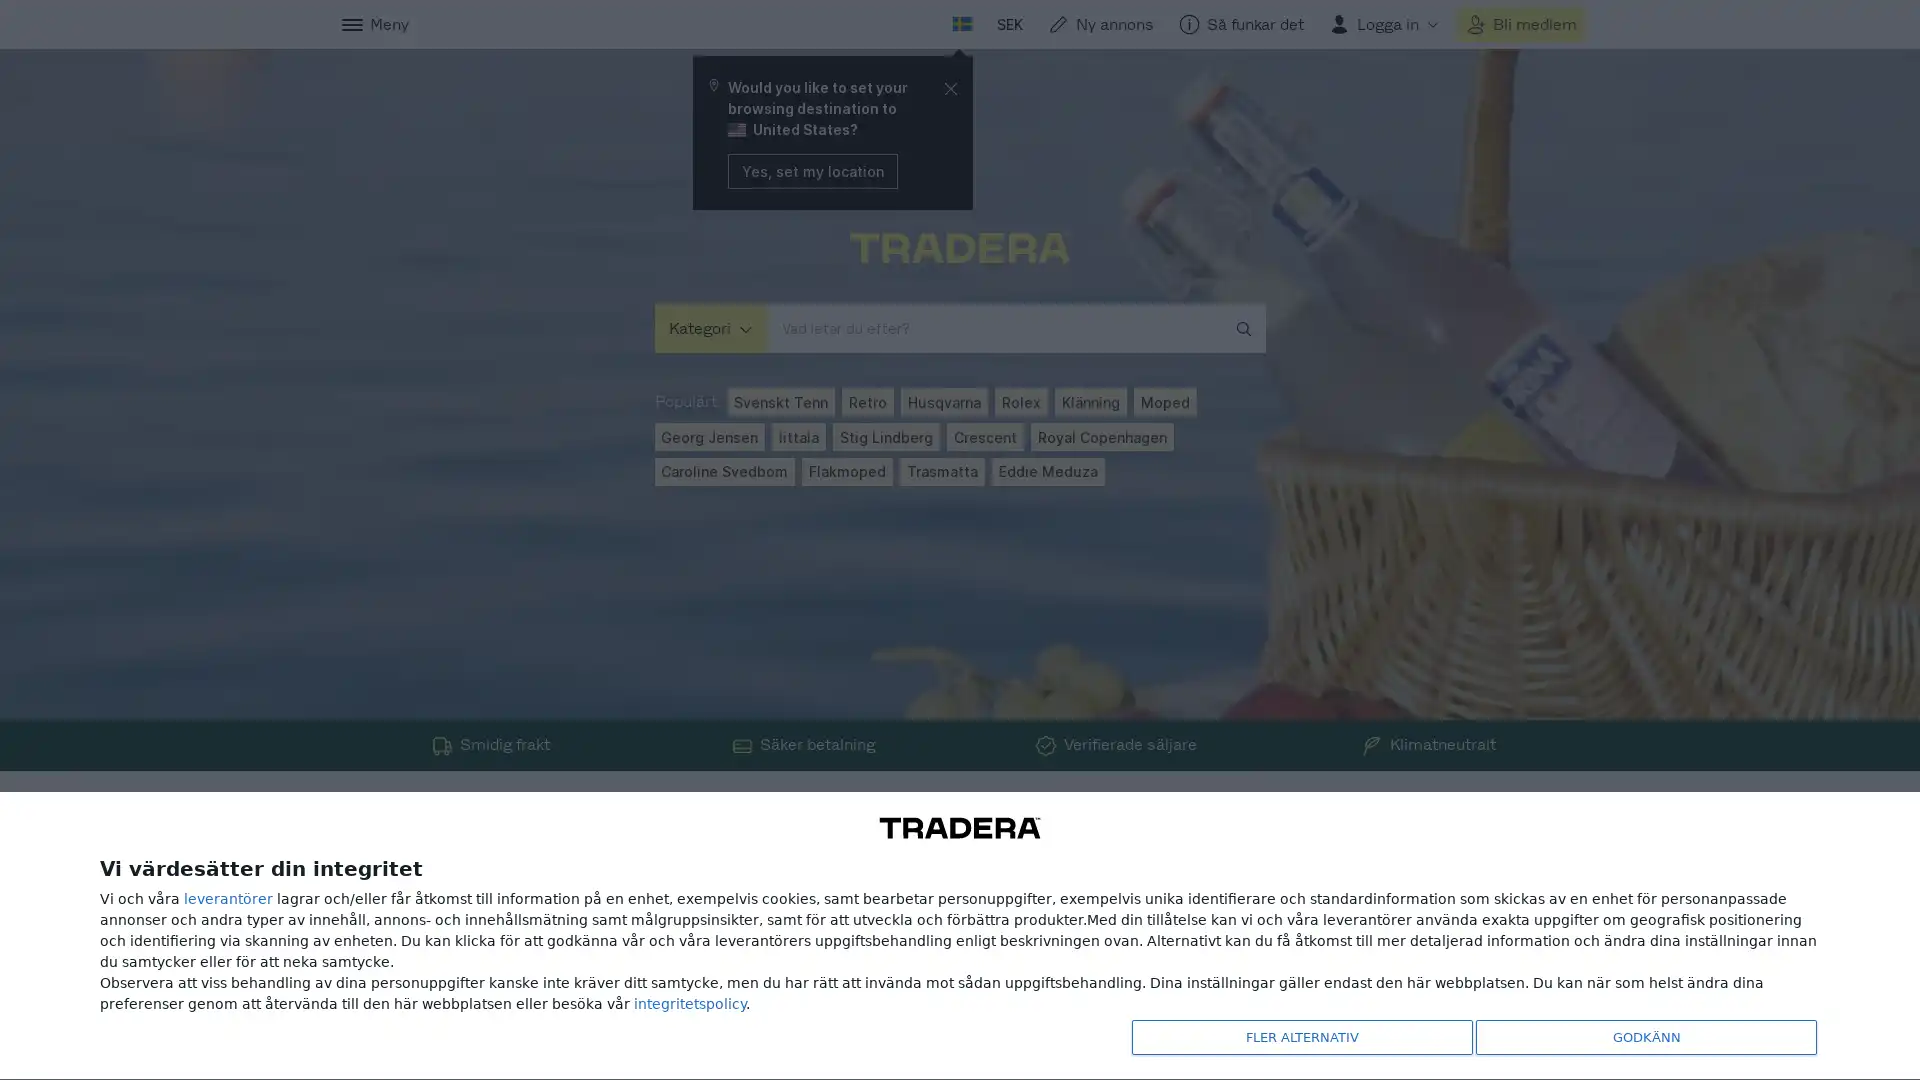 The width and height of the screenshot is (1920, 1080). What do you see at coordinates (961, 24) in the screenshot?
I see `Flag of SE` at bounding box center [961, 24].